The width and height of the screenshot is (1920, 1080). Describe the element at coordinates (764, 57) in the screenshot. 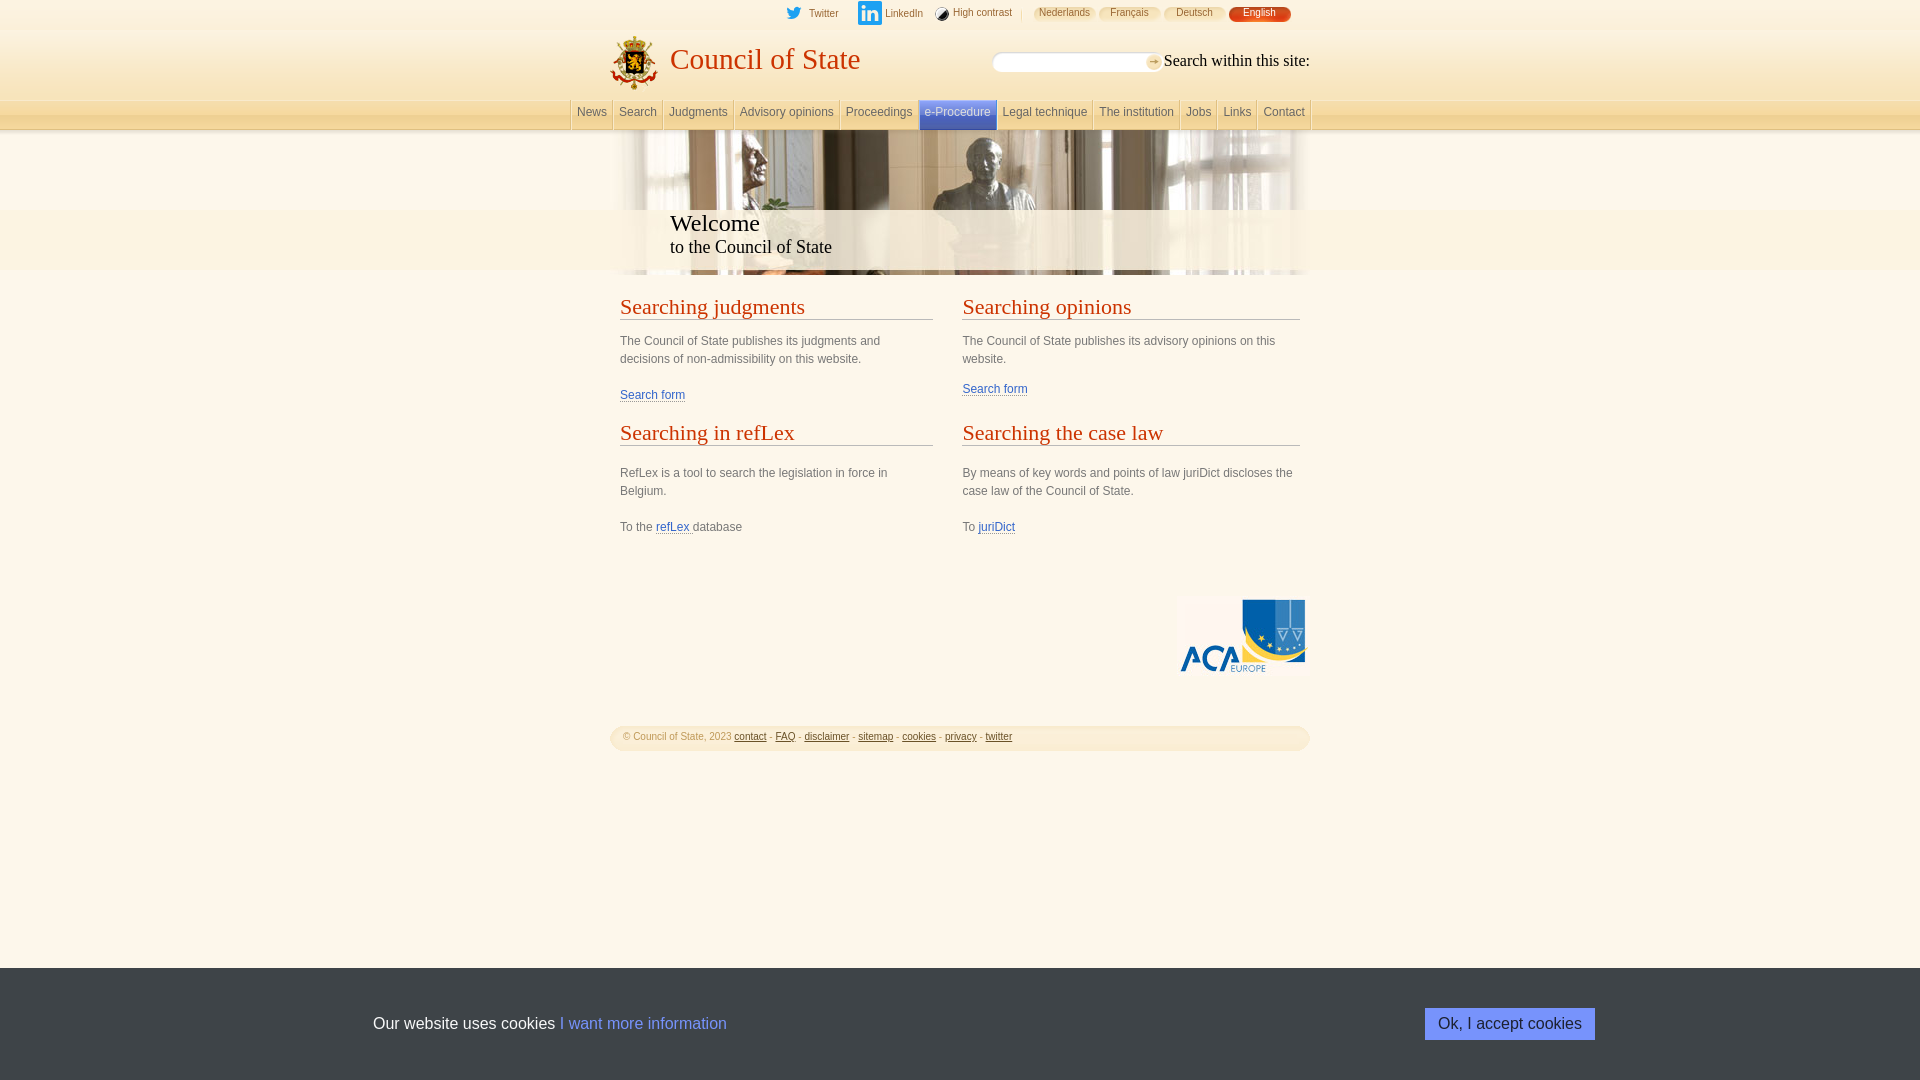

I see `'Council of State'` at that location.